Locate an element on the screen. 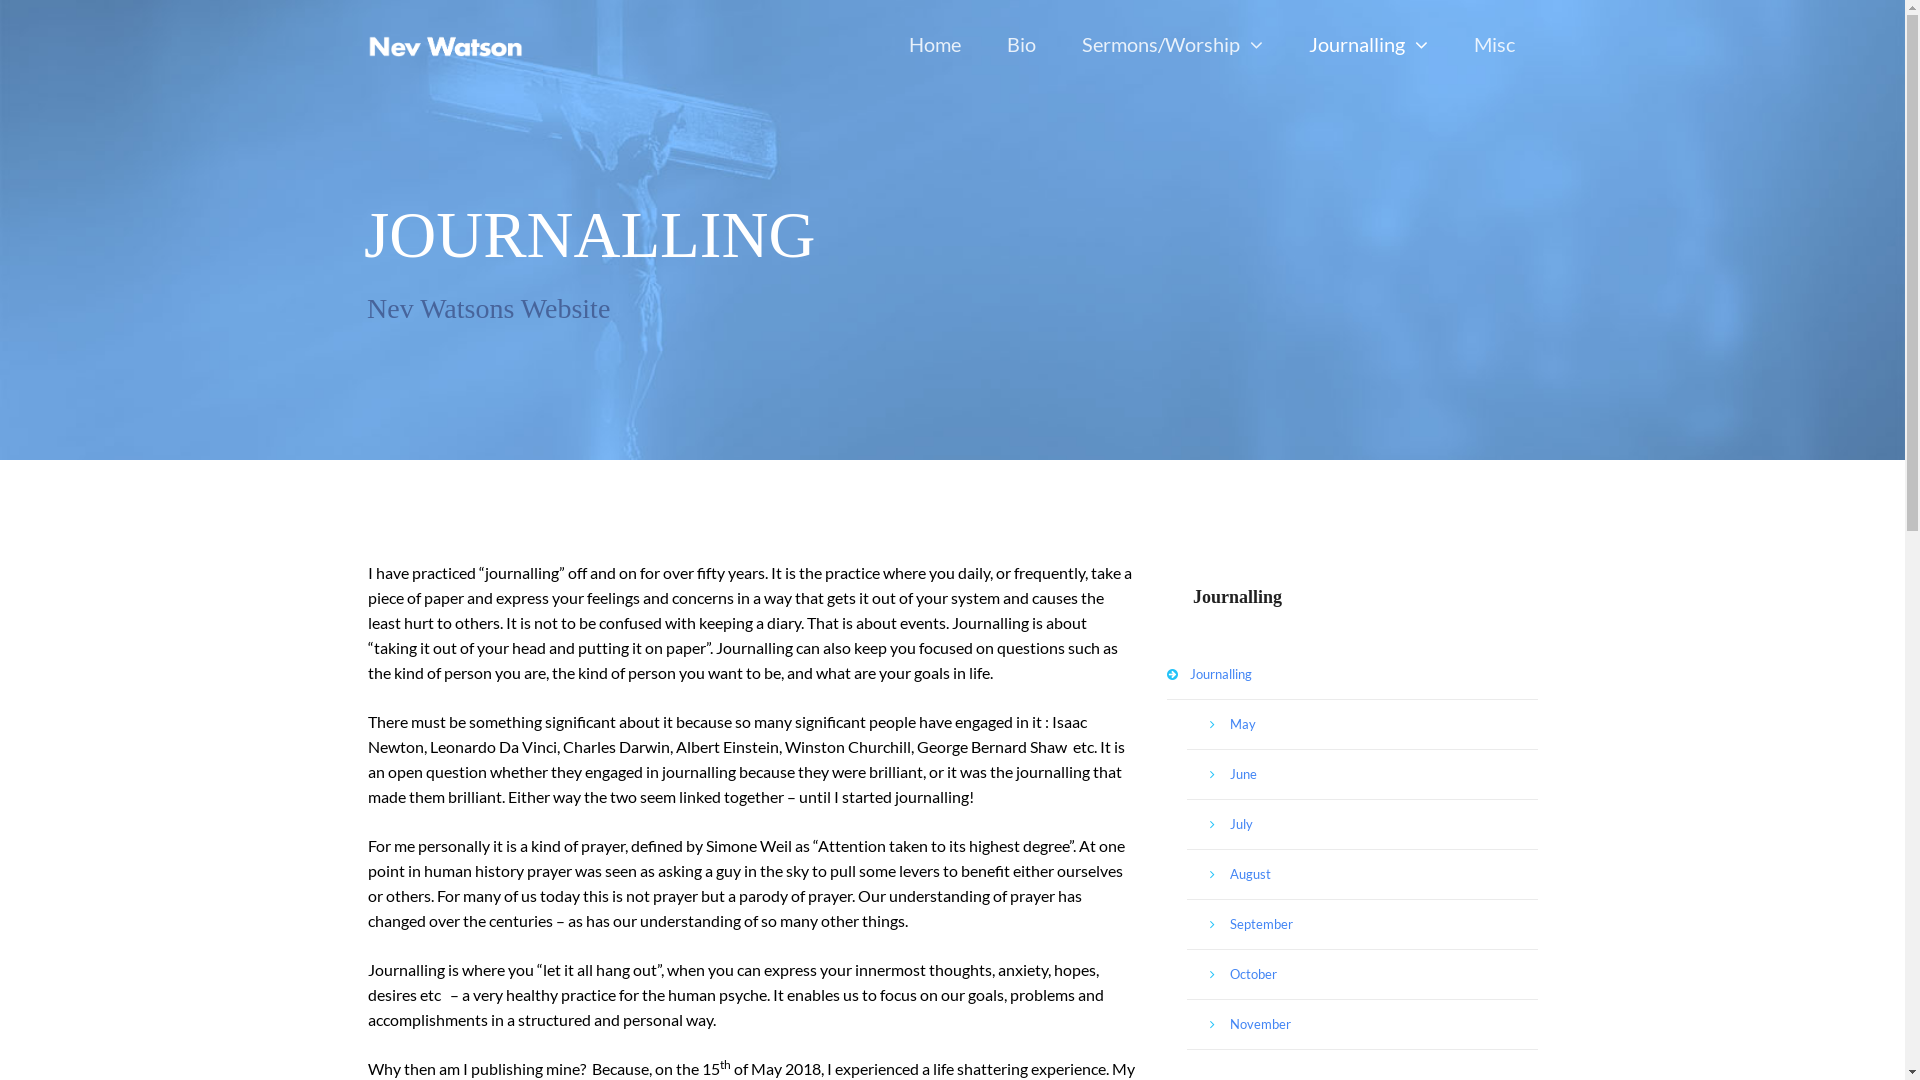  'Bio' is located at coordinates (1021, 45).